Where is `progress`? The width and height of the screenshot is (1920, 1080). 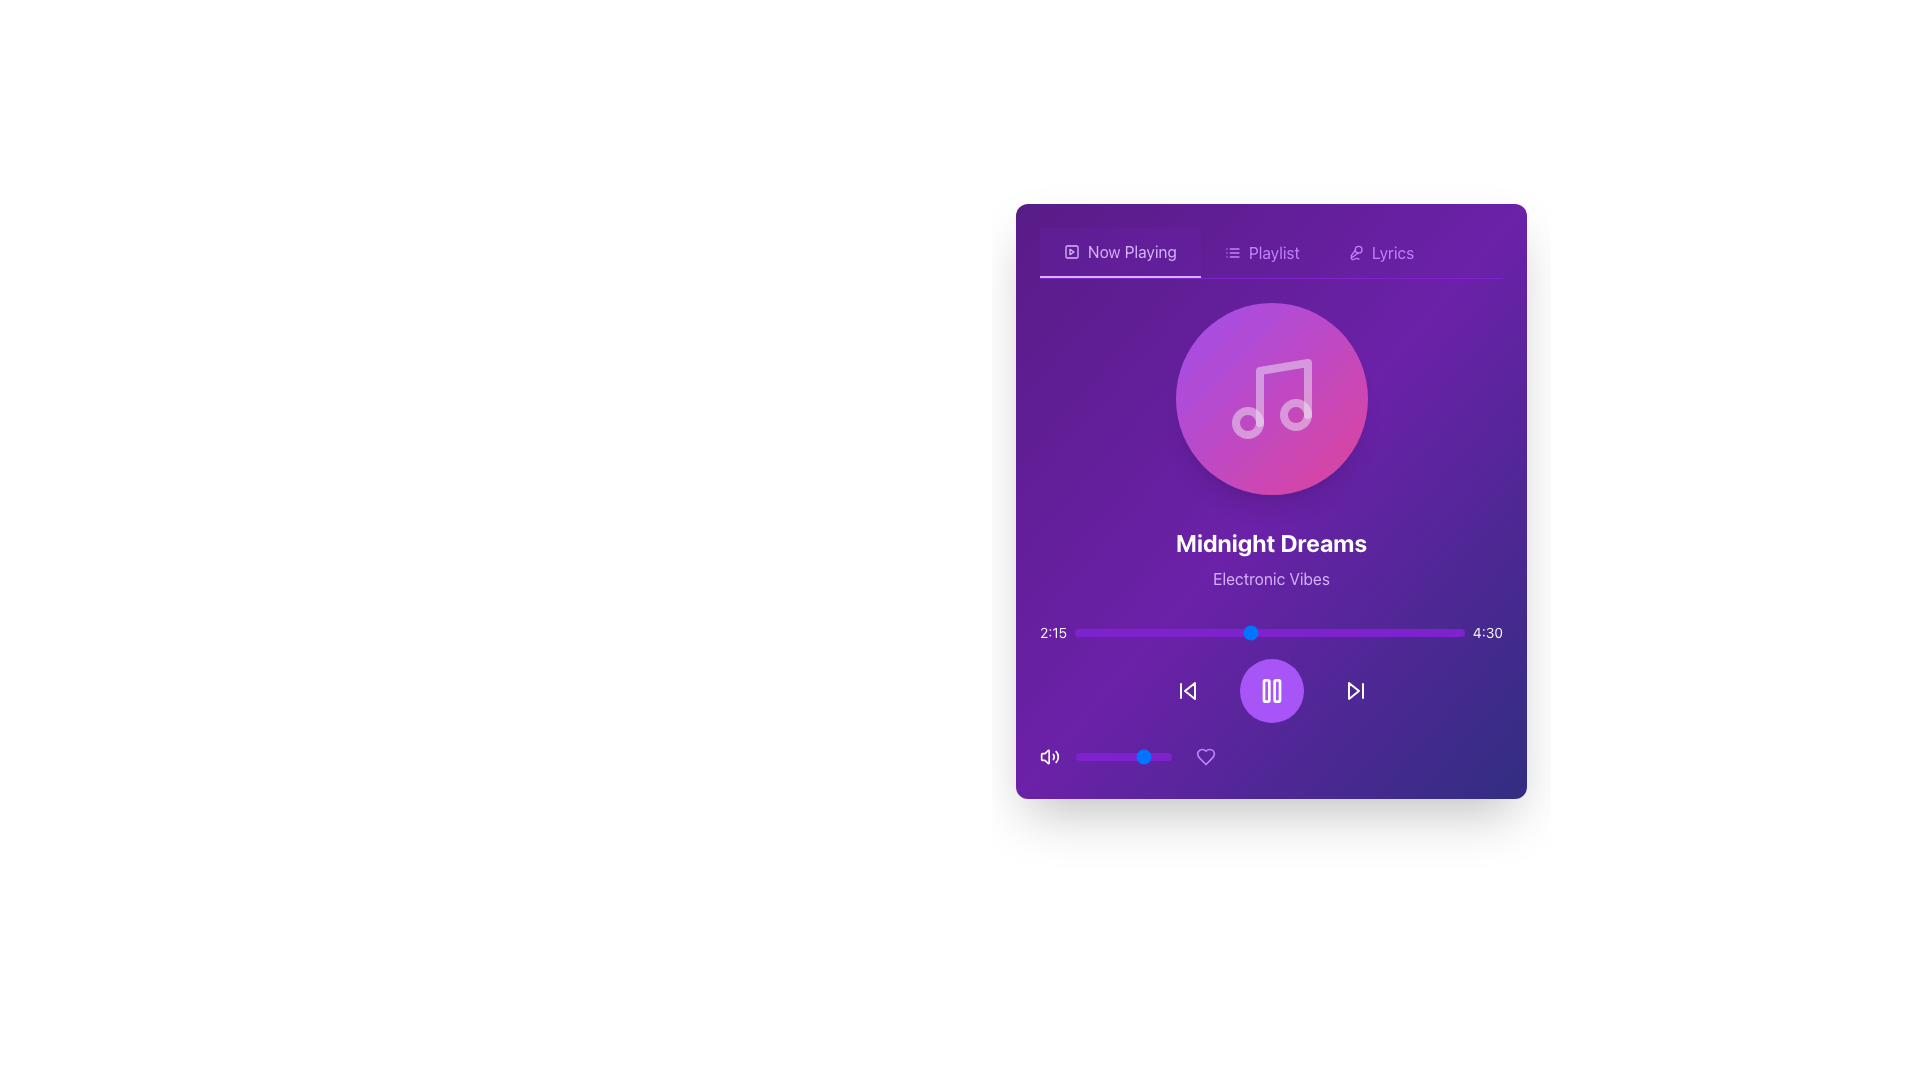 progress is located at coordinates (1397, 632).